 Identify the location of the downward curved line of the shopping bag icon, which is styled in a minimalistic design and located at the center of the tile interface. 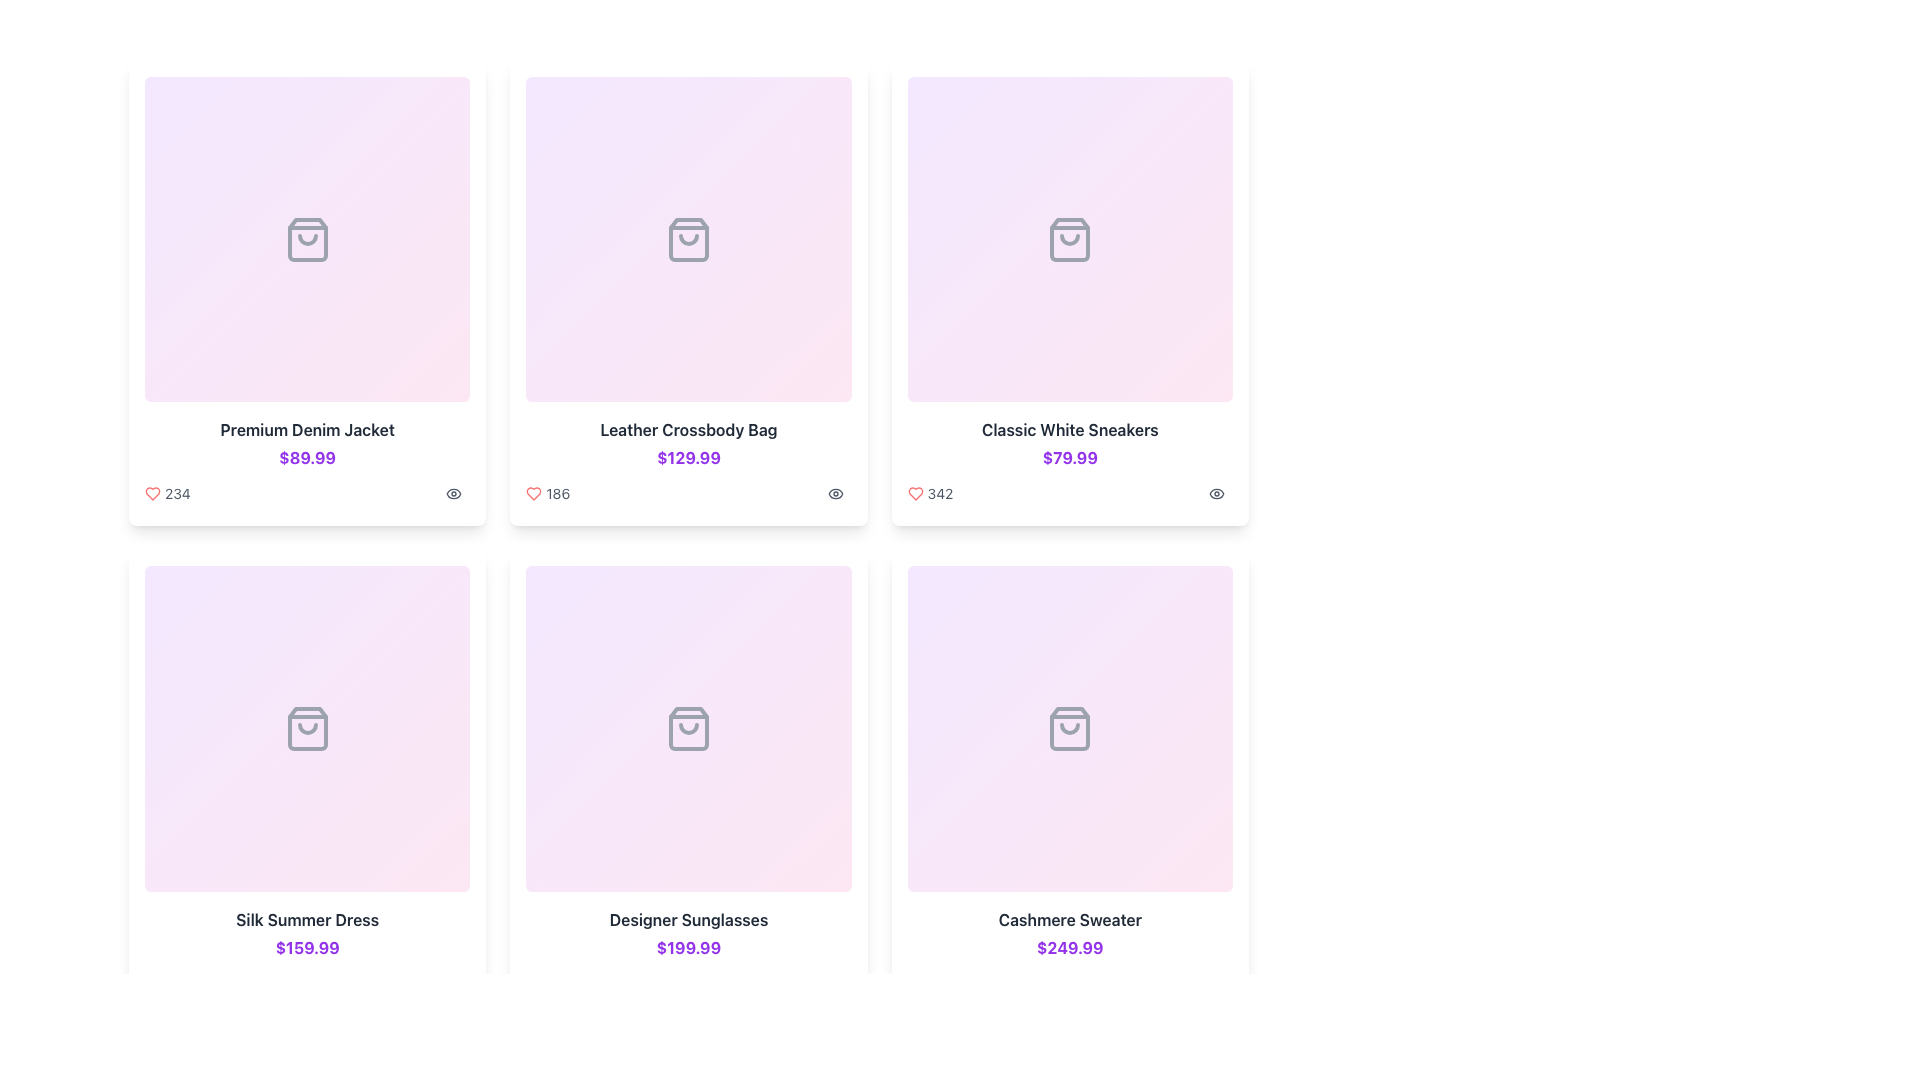
(306, 729).